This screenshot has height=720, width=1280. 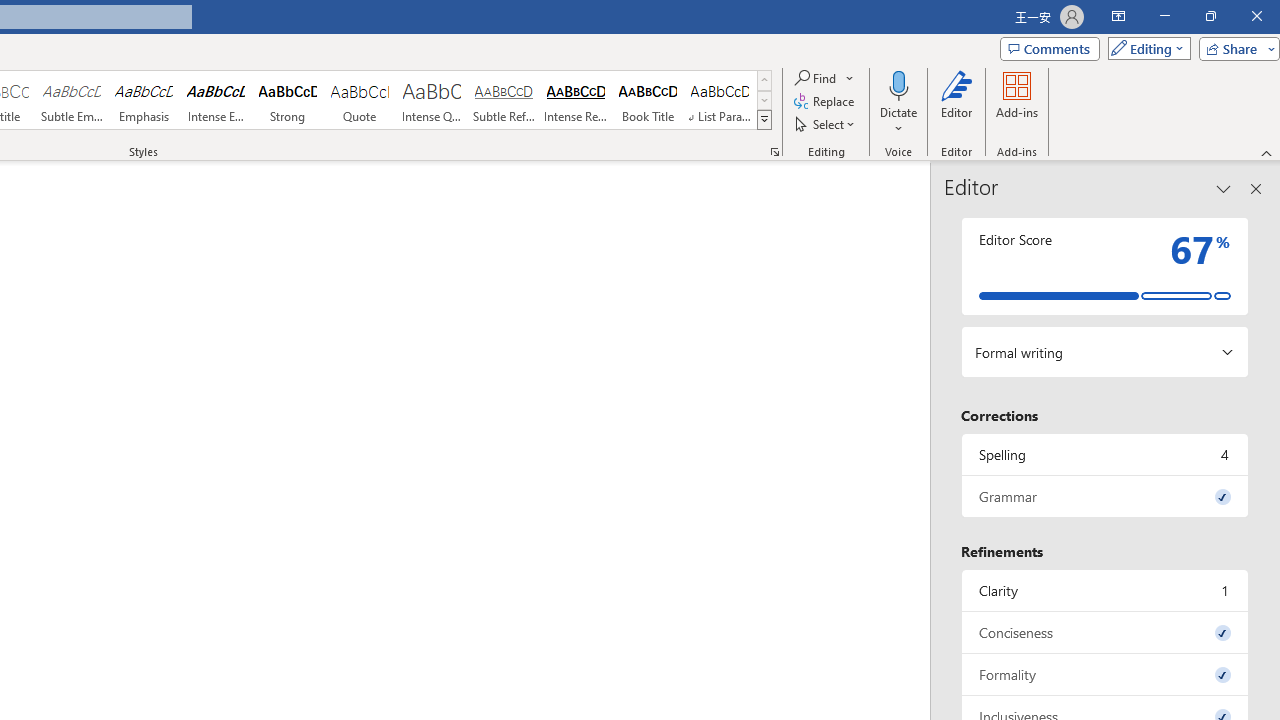 What do you see at coordinates (1255, 16) in the screenshot?
I see `'Close'` at bounding box center [1255, 16].